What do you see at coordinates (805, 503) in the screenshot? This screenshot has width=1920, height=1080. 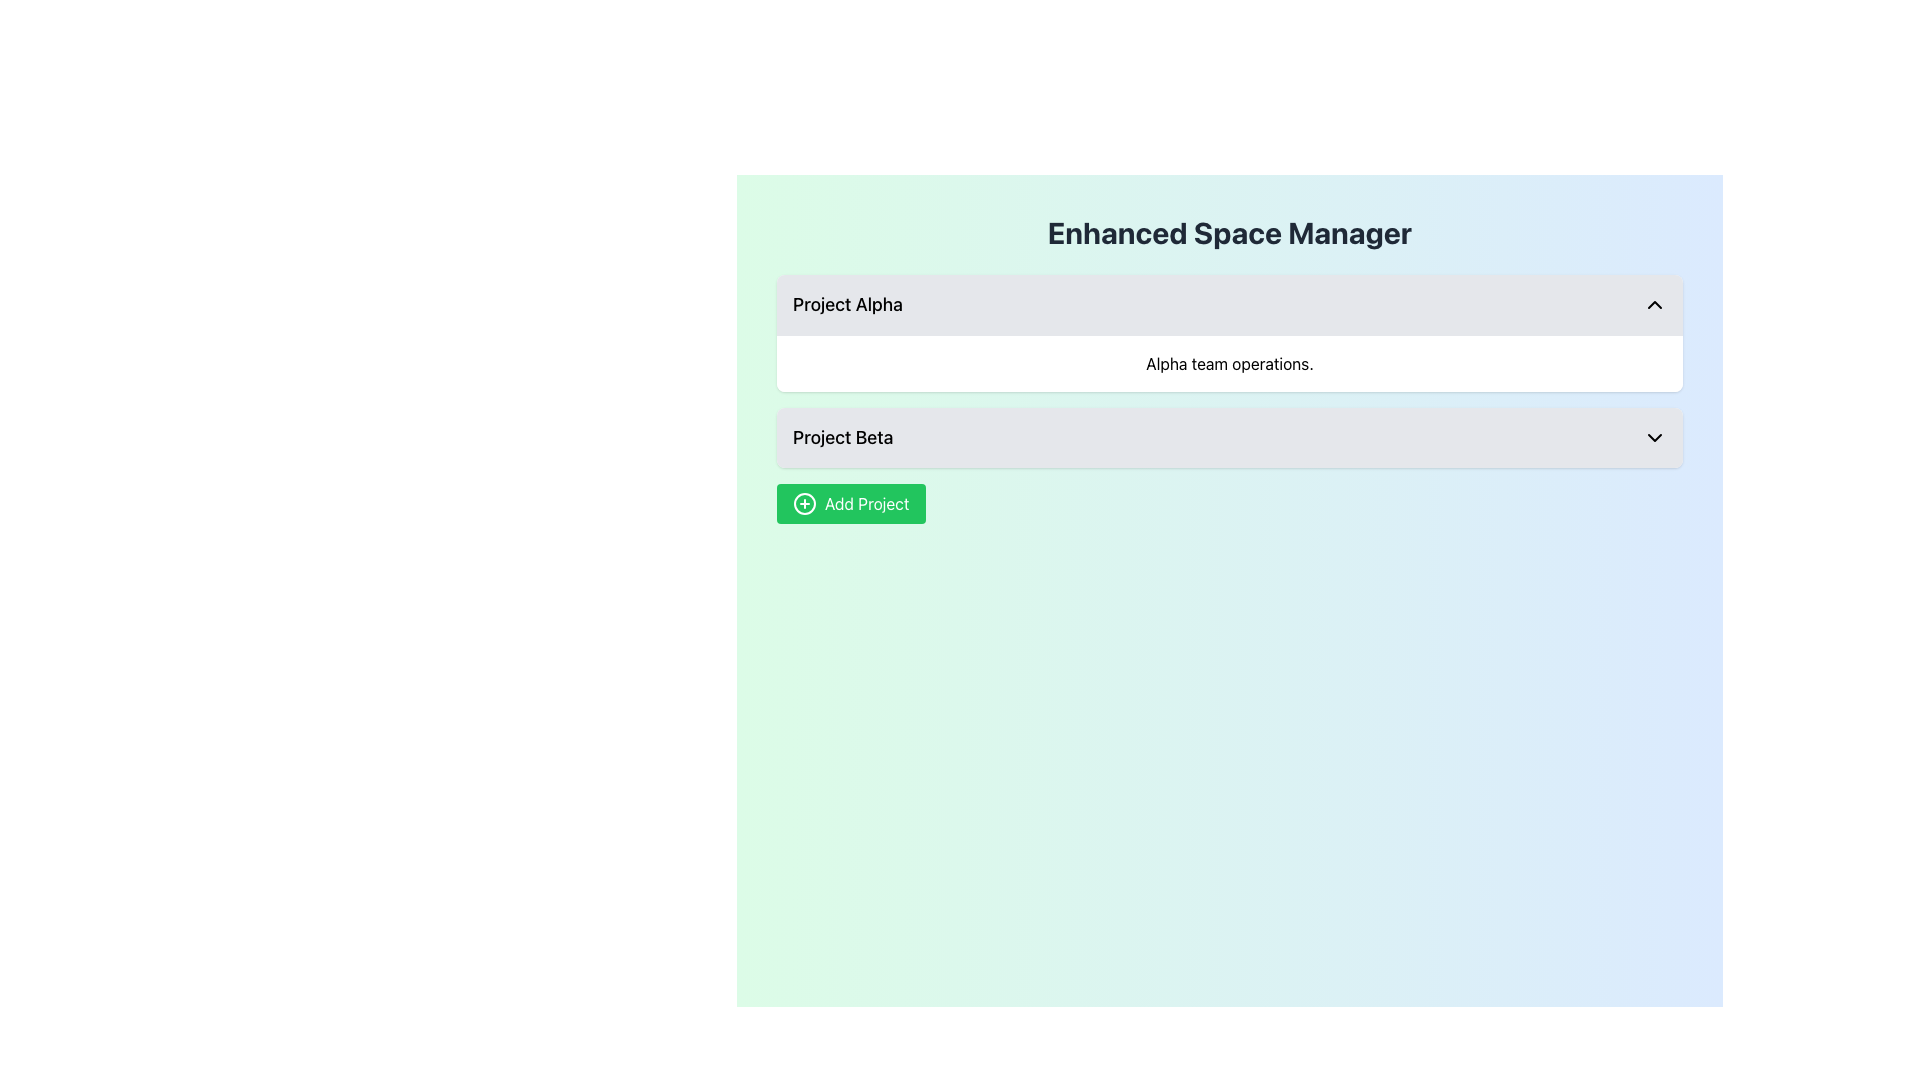 I see `the outer circle of the plus symbol icon within the 'Add Project' button located at the bottom of the interface` at bounding box center [805, 503].